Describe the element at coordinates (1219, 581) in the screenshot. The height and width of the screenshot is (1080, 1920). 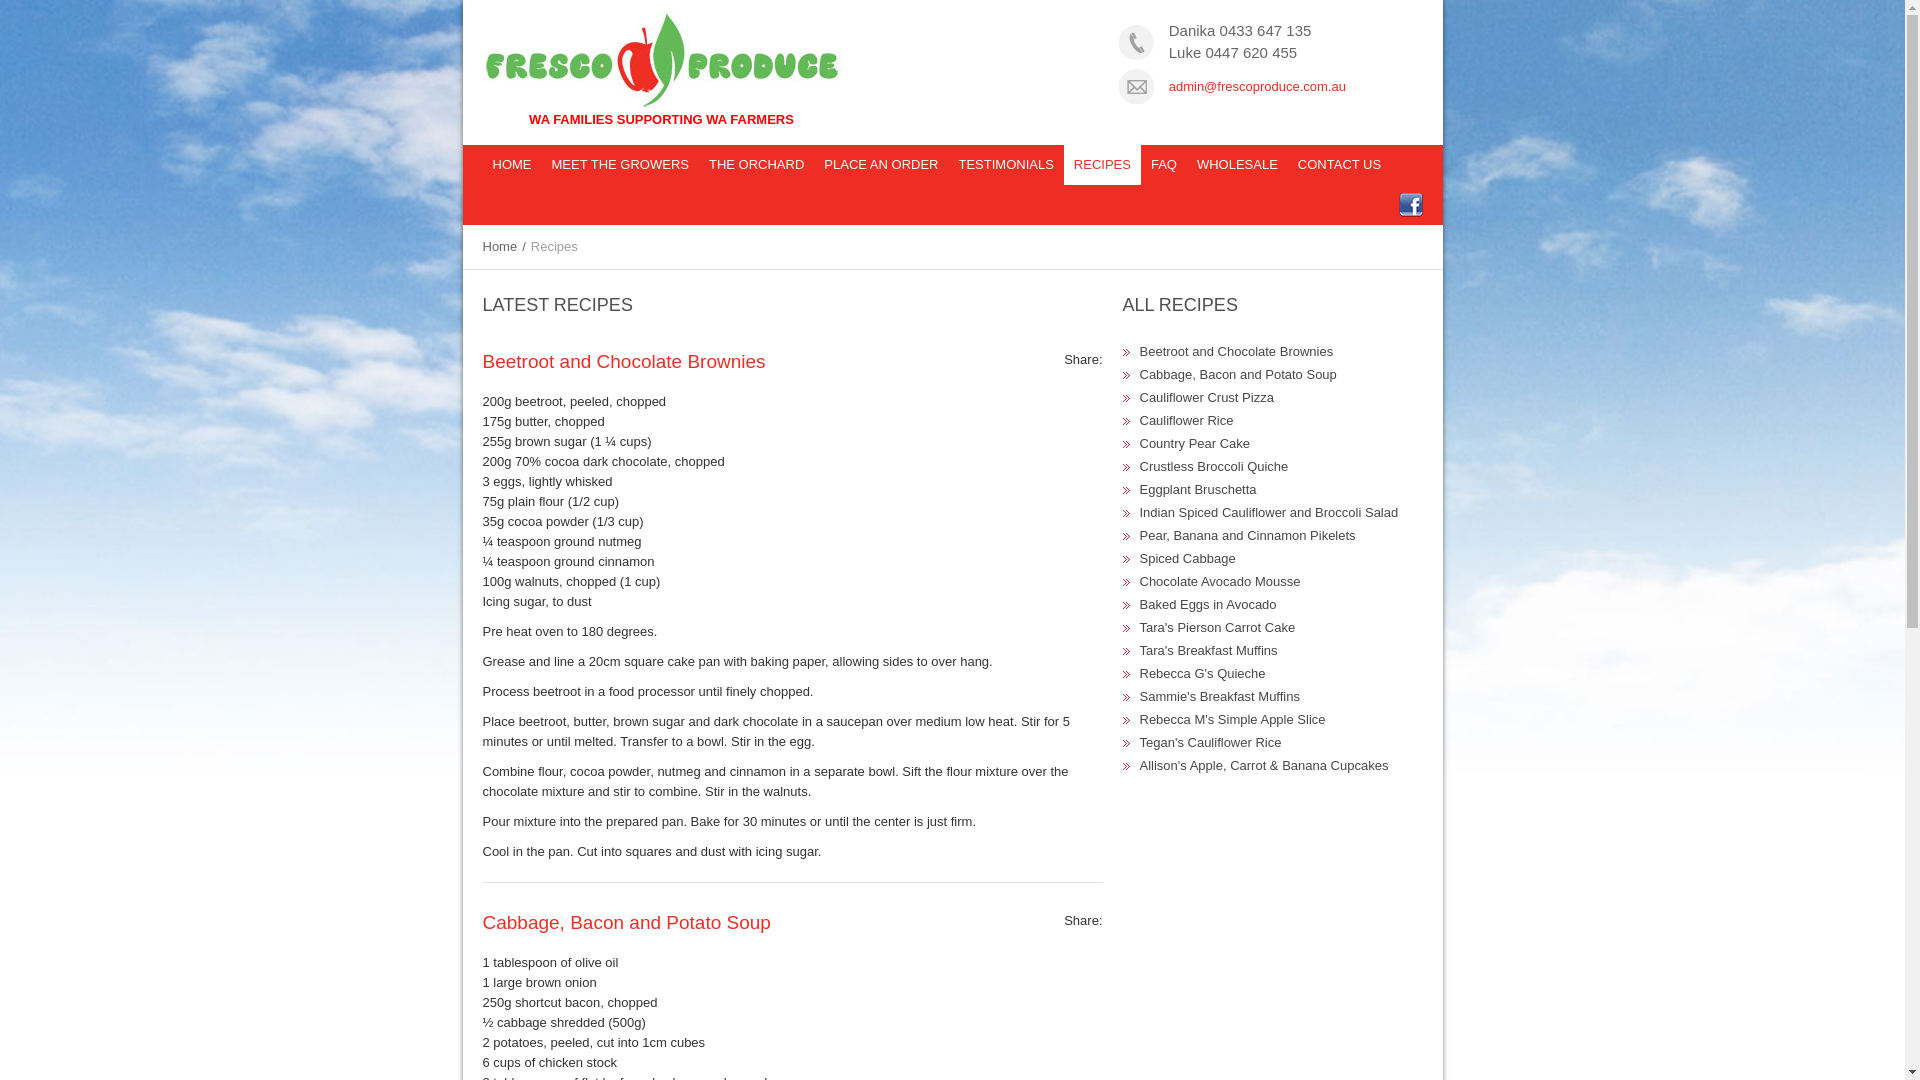
I see `'Chocolate Avocado Mousse'` at that location.